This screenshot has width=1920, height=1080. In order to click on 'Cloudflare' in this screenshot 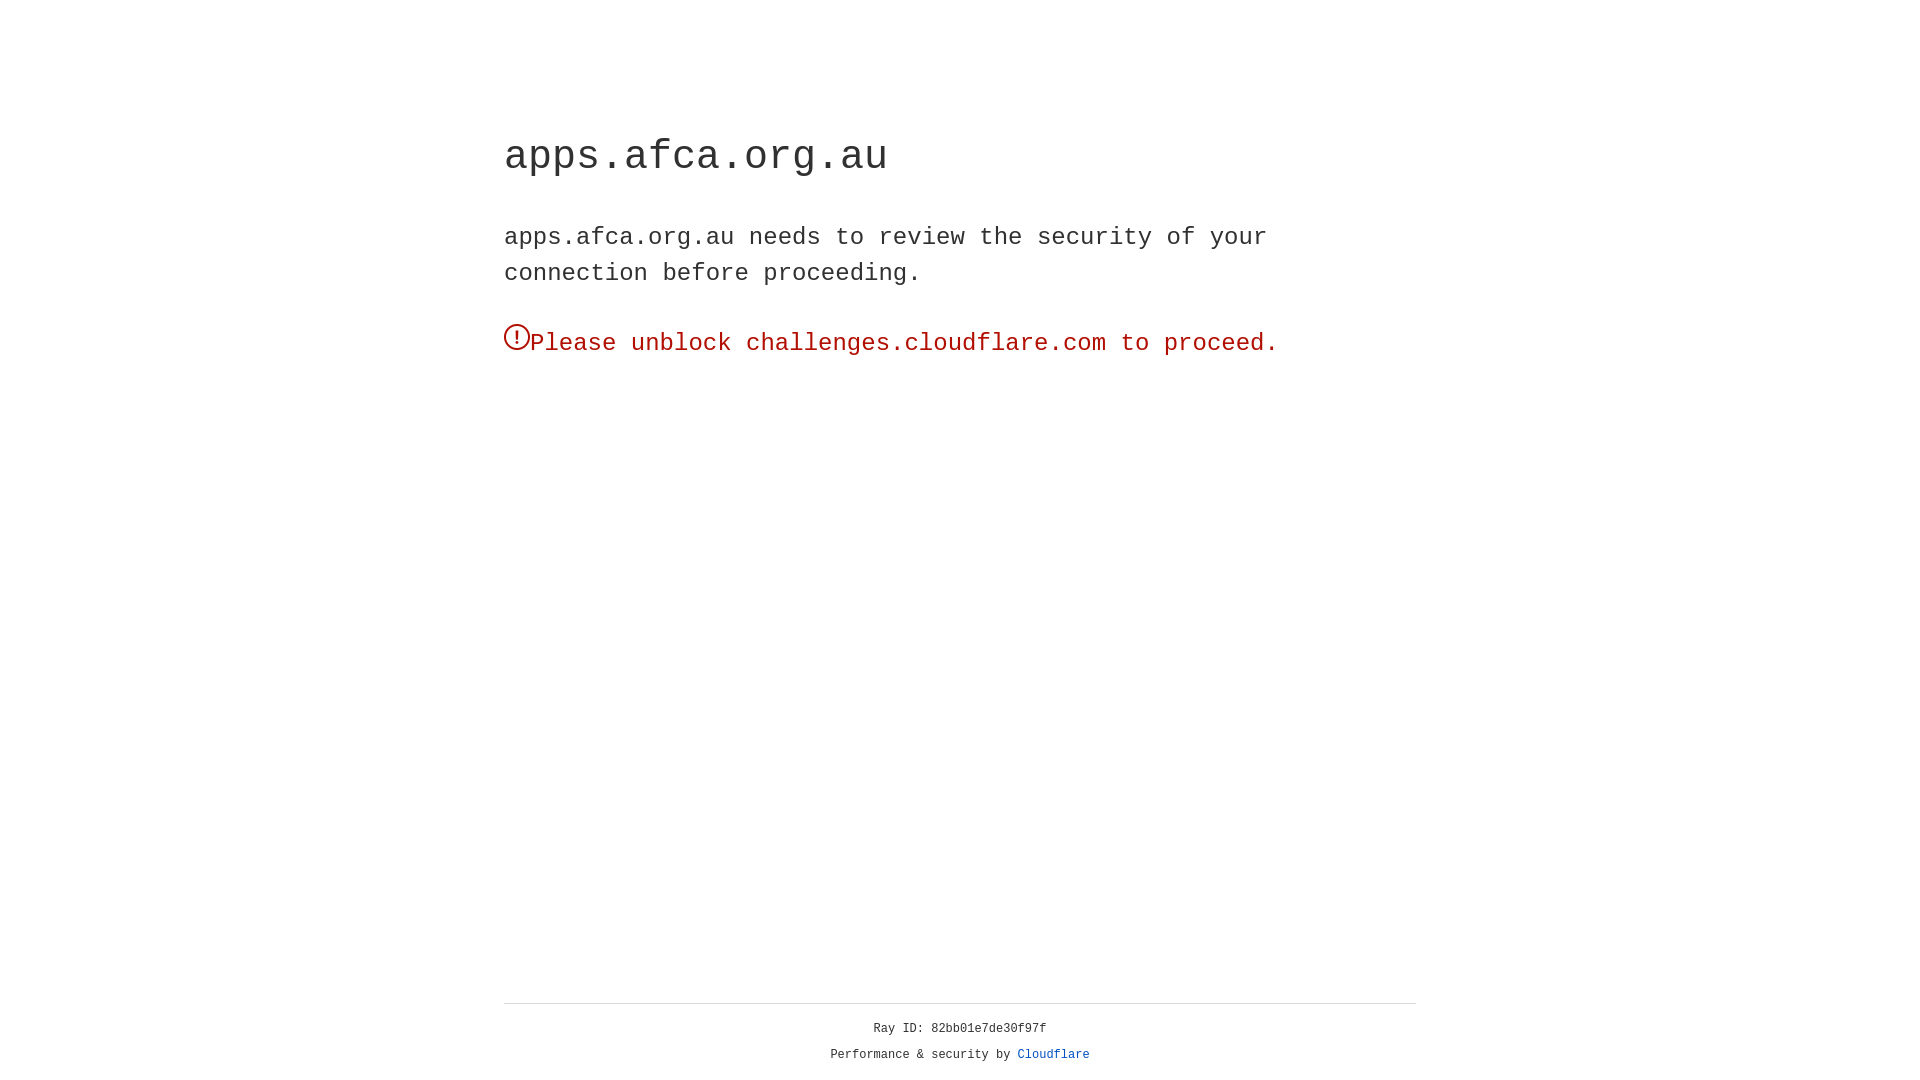, I will do `click(1053, 1054)`.